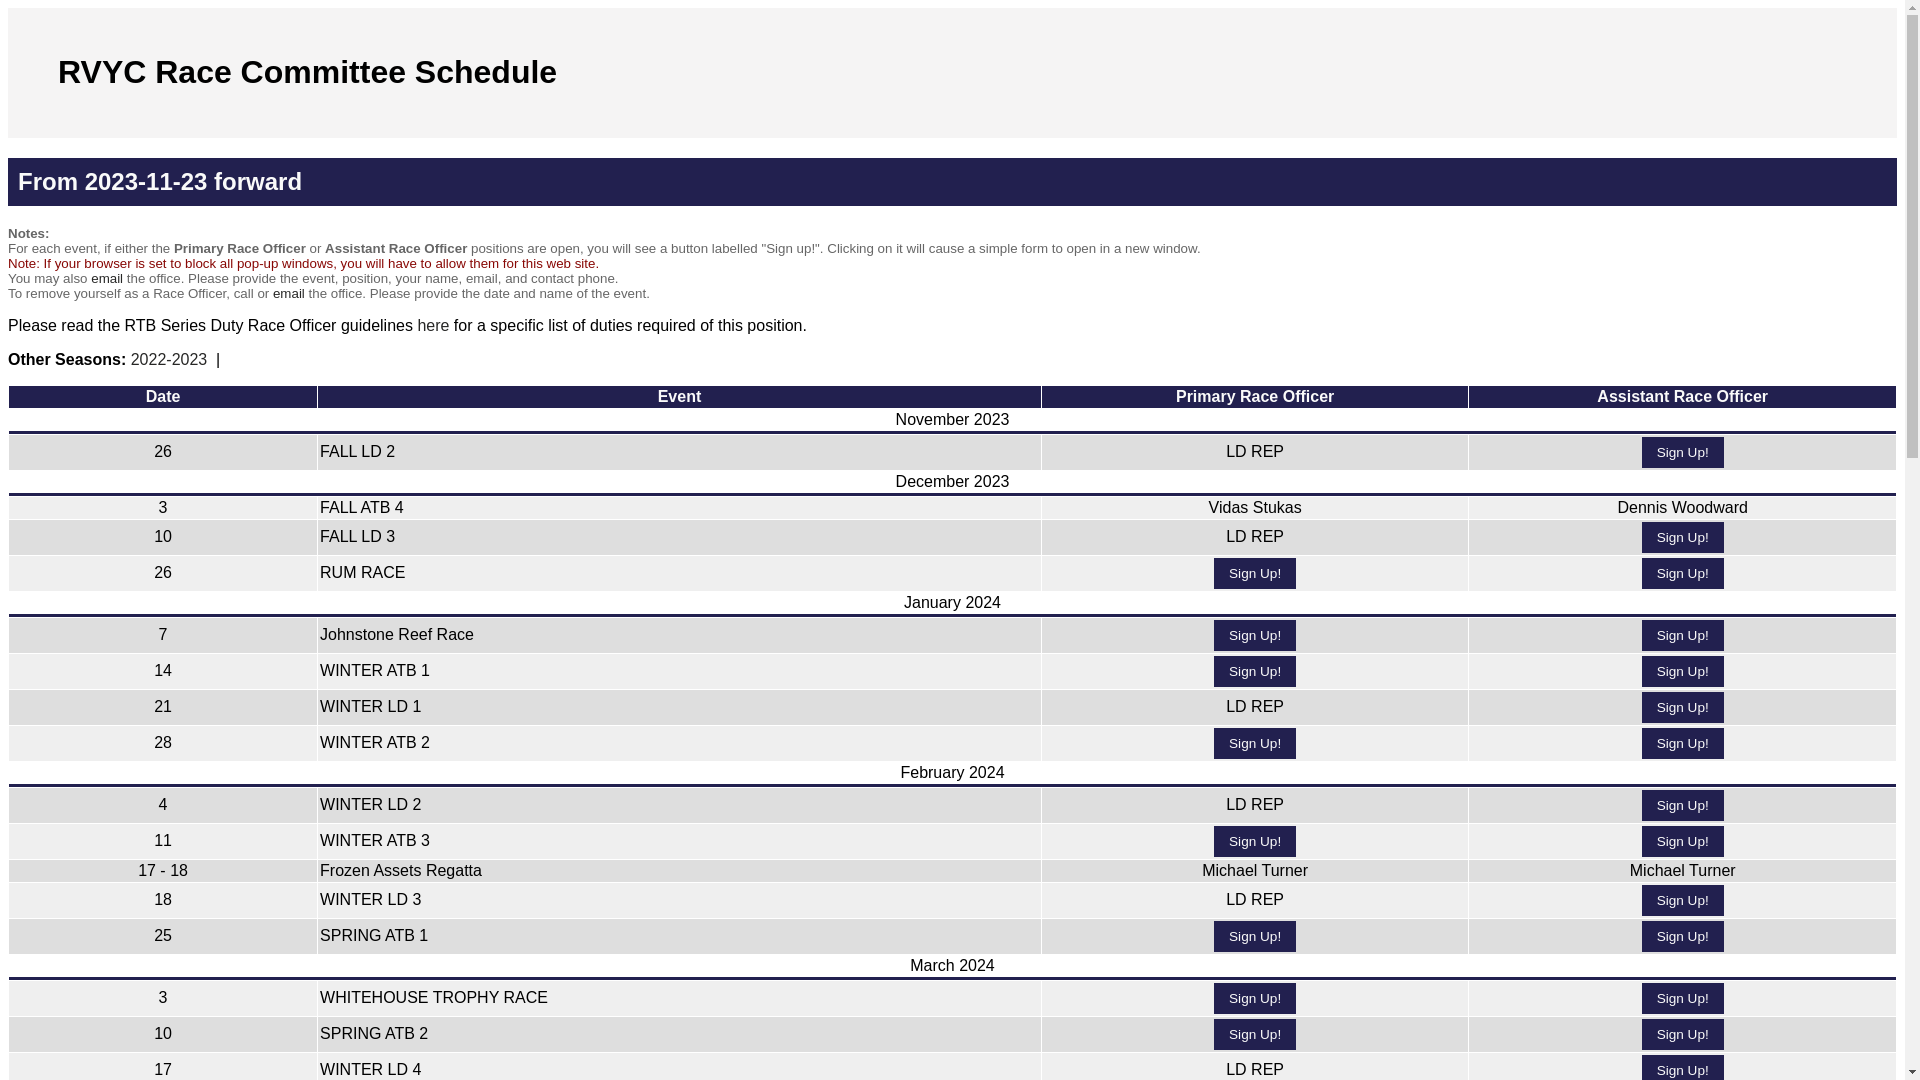 The width and height of the screenshot is (1920, 1080). Describe the element at coordinates (1641, 936) in the screenshot. I see `'Sign Up!'` at that location.